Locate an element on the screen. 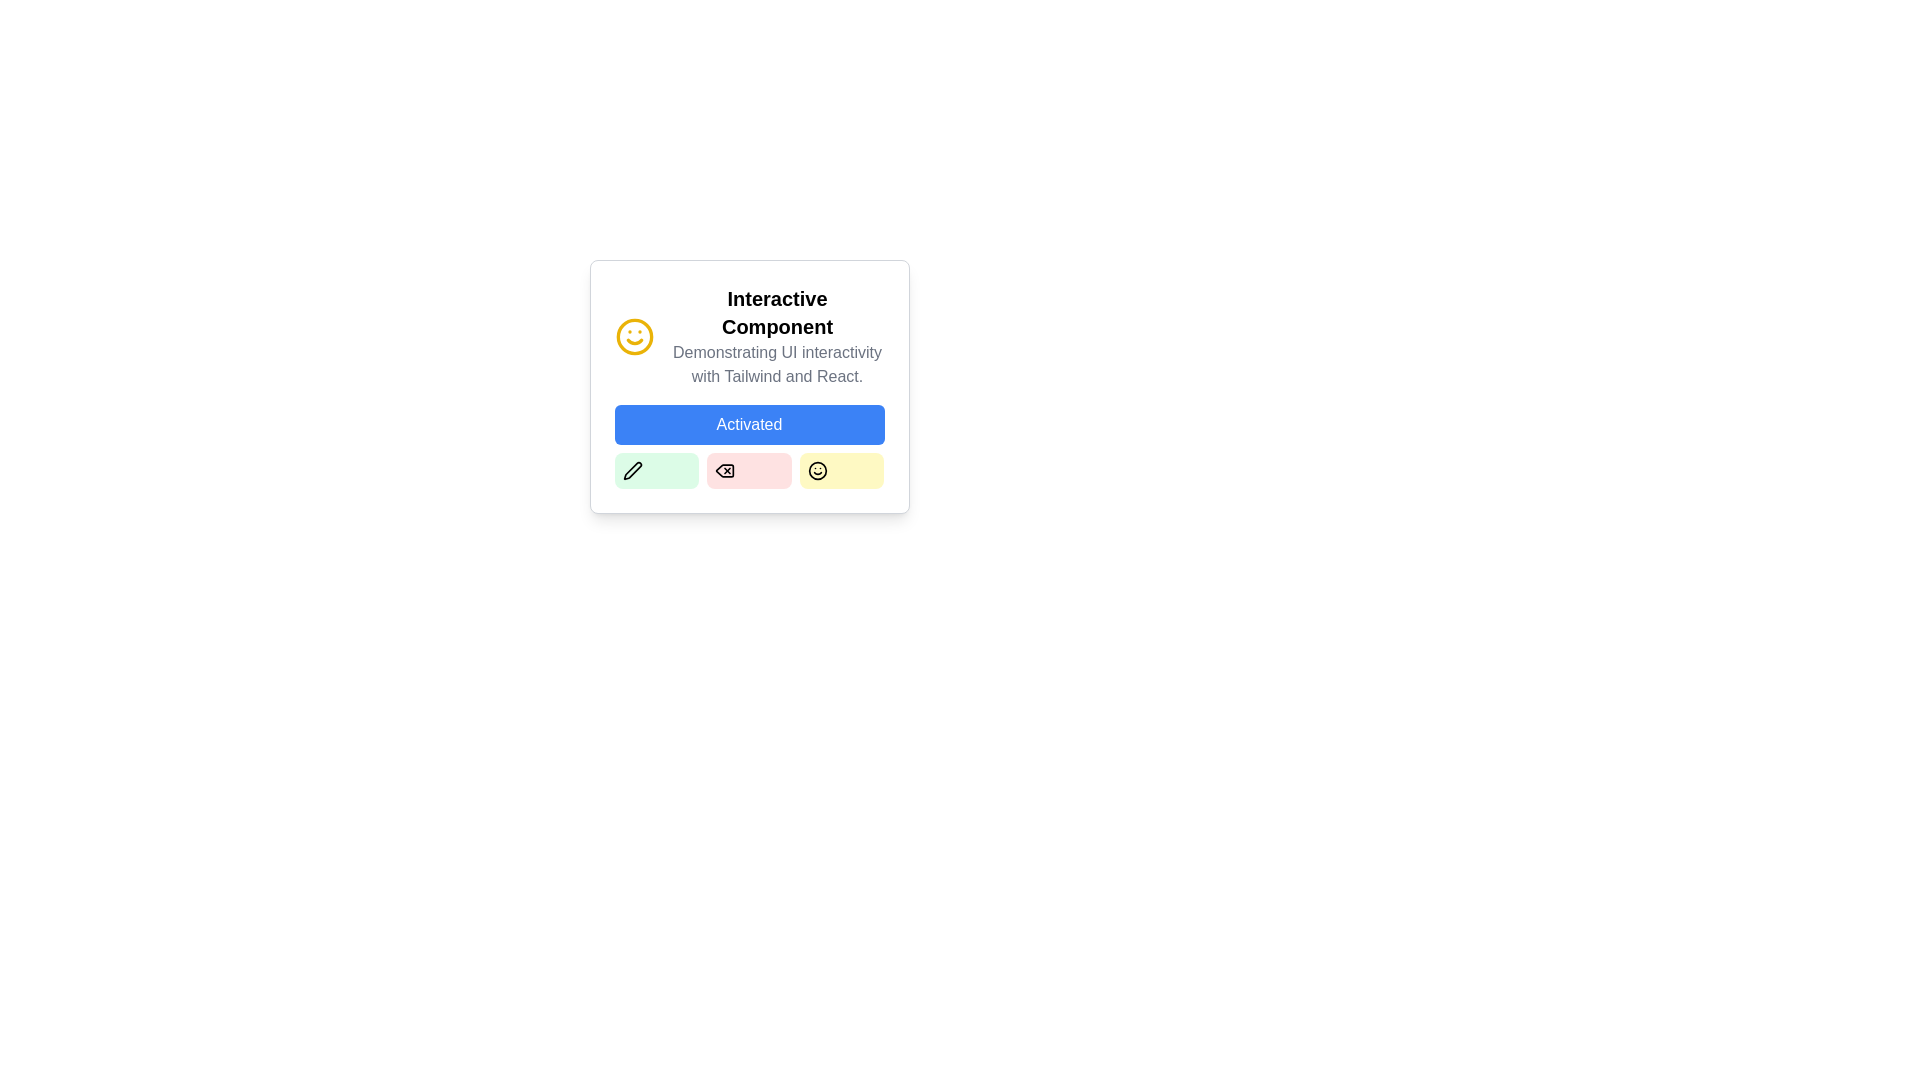 Image resolution: width=1920 pixels, height=1080 pixels. the first interactive button in the bottom row, which has a light green background and symbolizes the ability to edit or modify content, using keyboard navigation is located at coordinates (631, 470).